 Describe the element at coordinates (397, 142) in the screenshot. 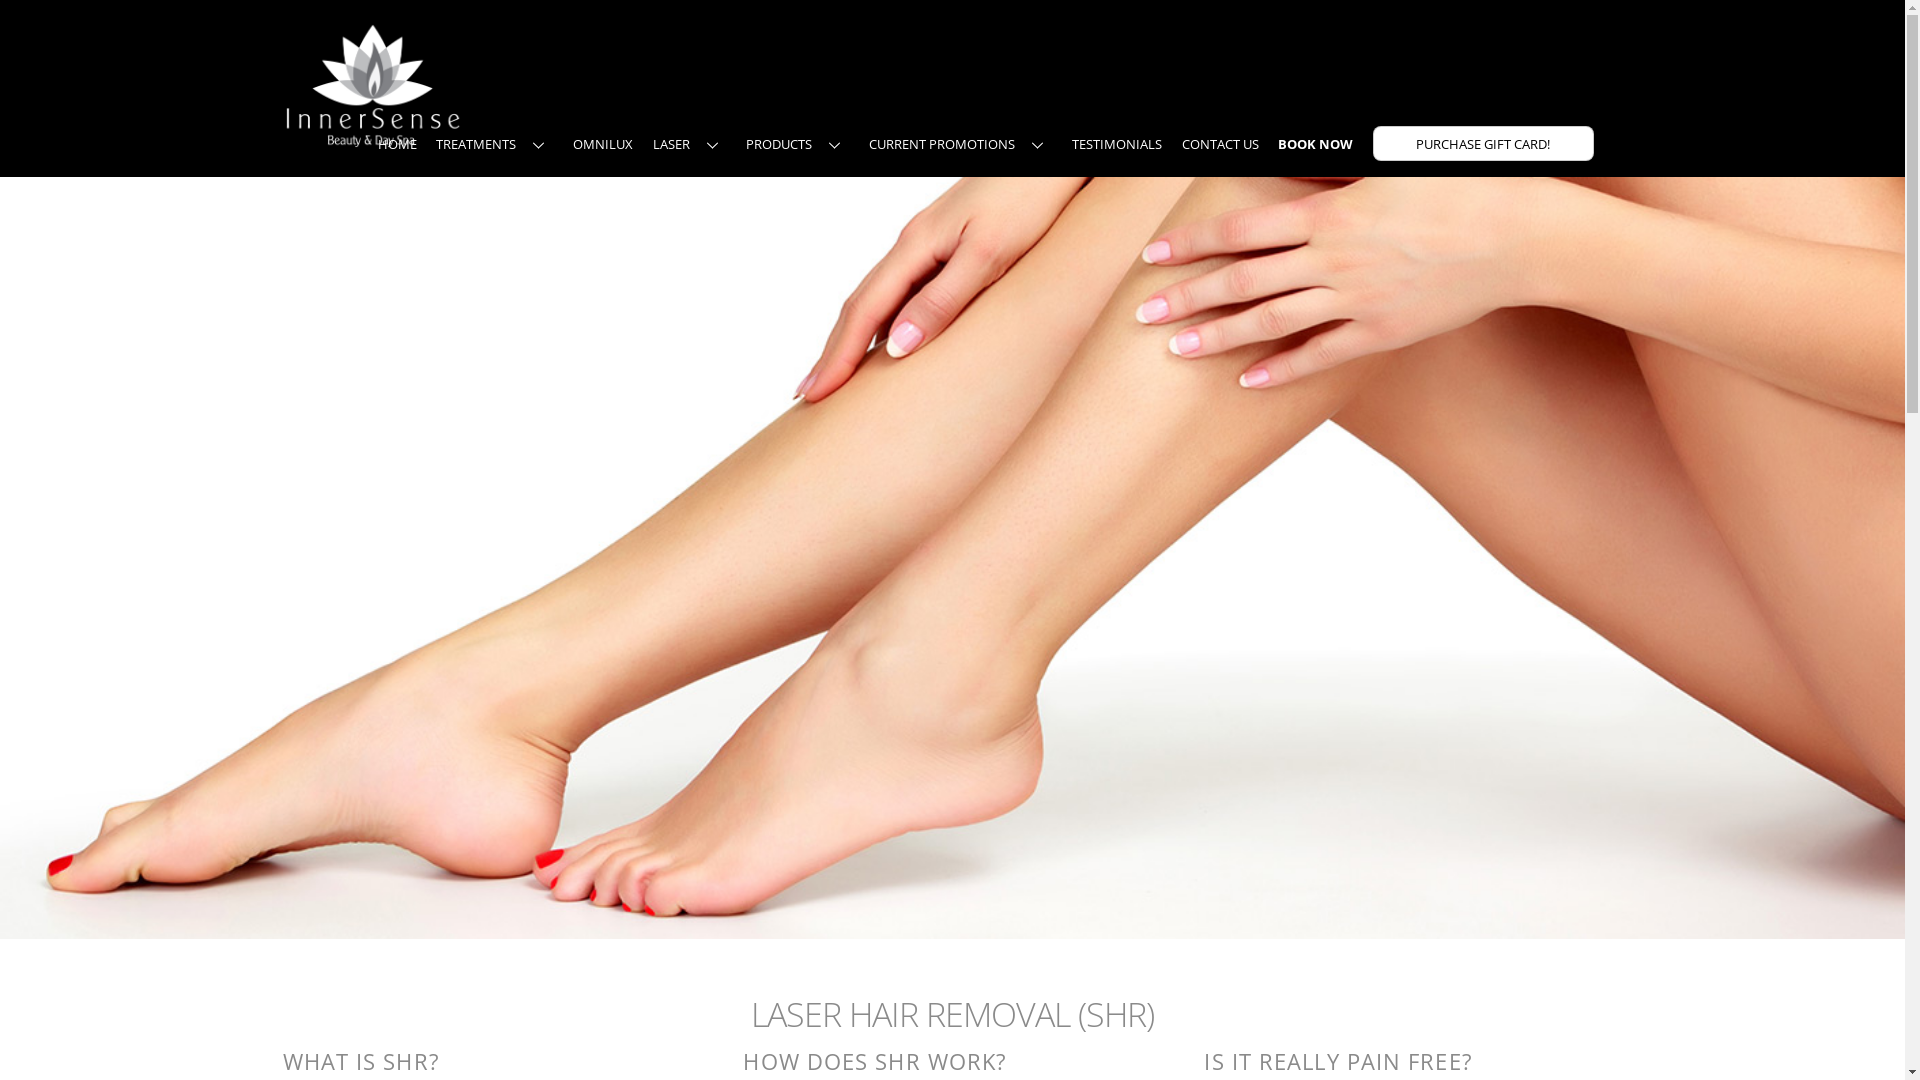

I see `'HOME'` at that location.